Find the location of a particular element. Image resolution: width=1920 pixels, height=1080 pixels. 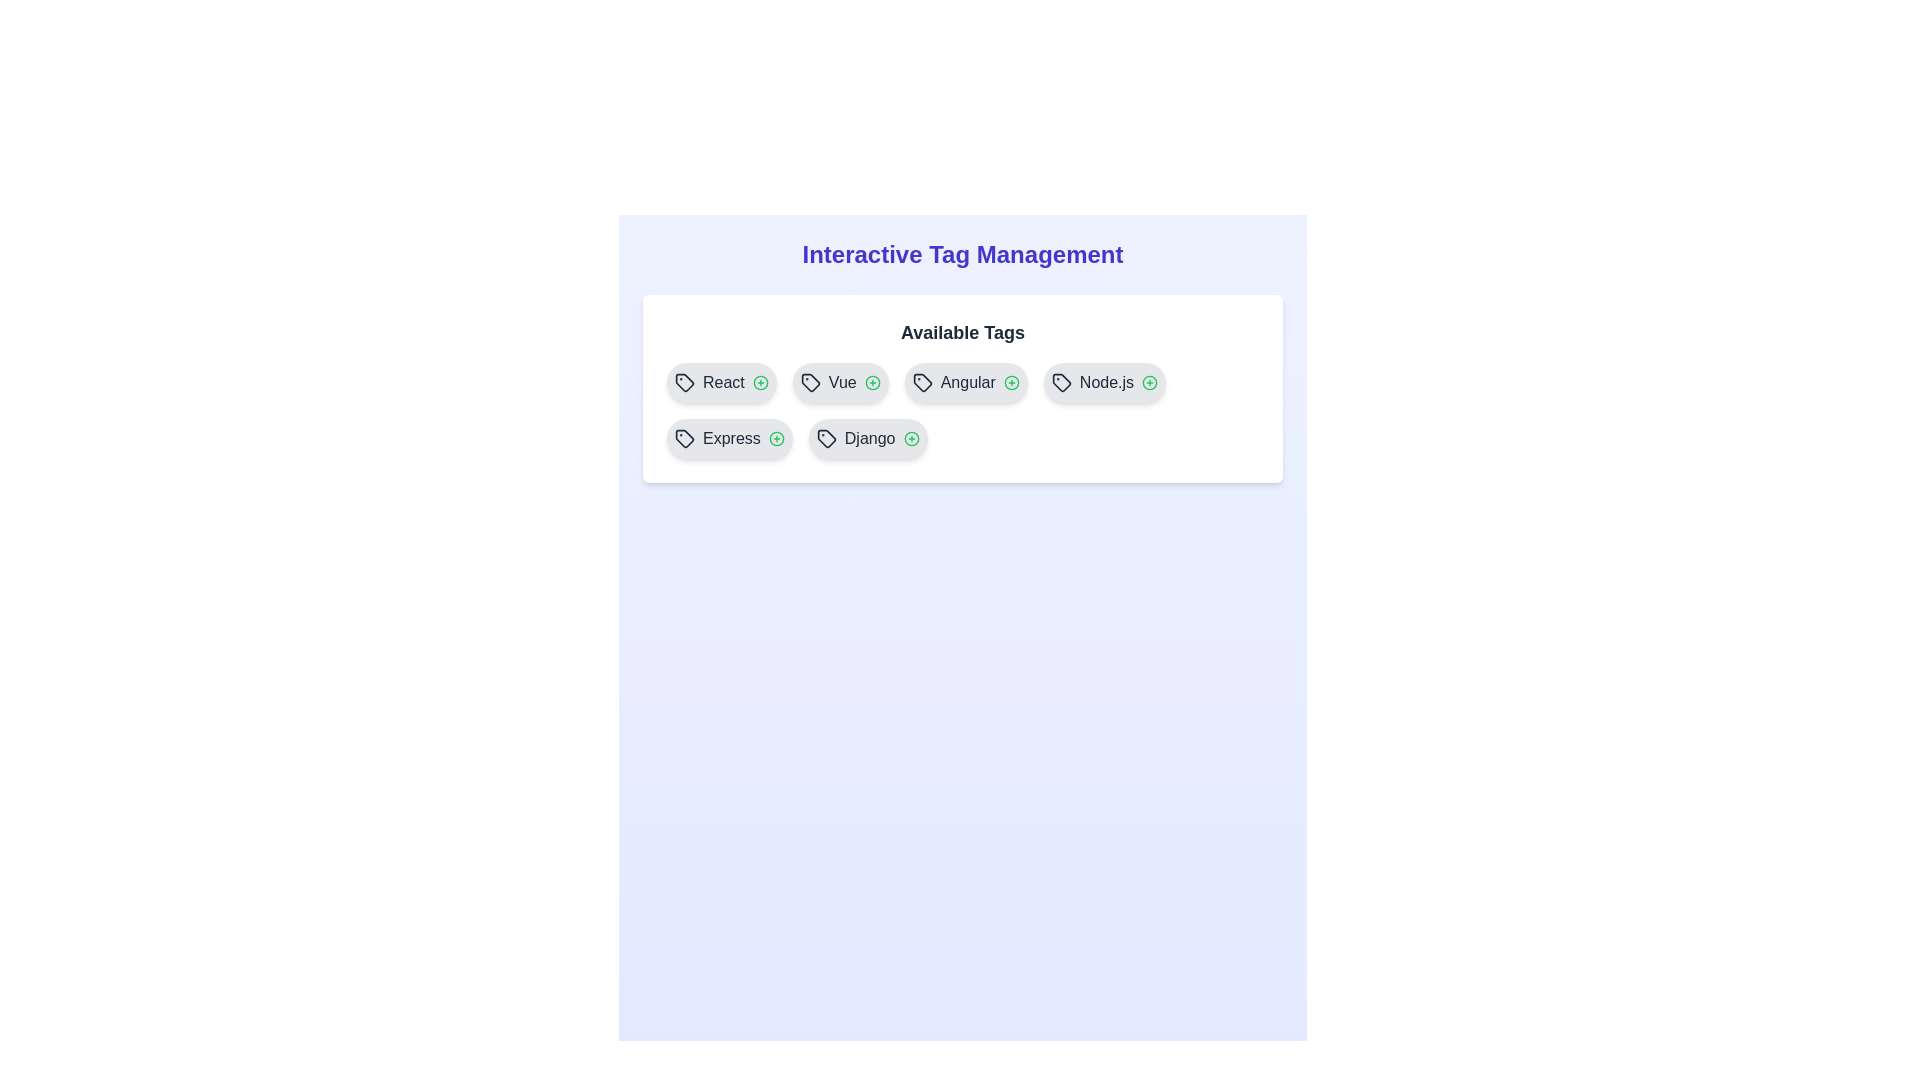

the 'Node.js' button, which is a capsule-shaped button with a light gray background and darker text, located is located at coordinates (1103, 382).